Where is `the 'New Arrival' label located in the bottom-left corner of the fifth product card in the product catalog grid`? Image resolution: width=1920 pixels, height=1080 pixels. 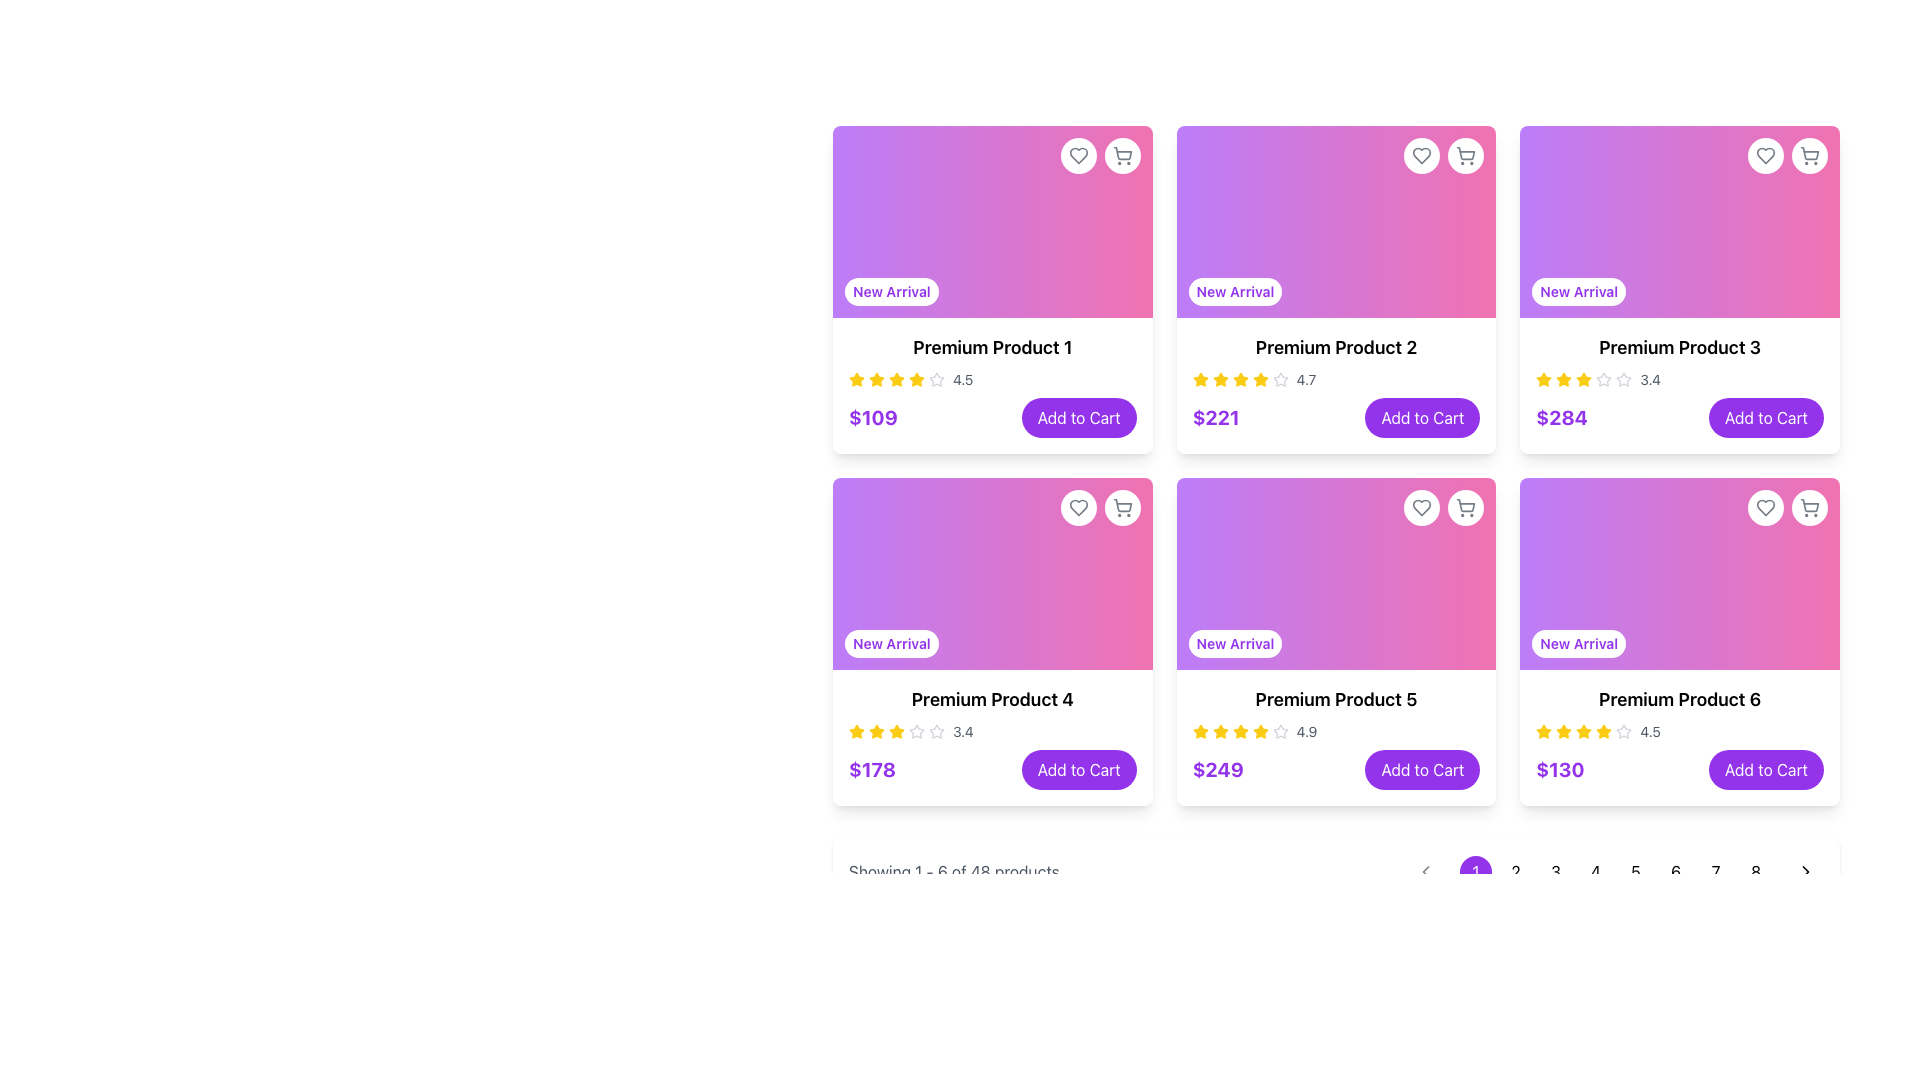 the 'New Arrival' label located in the bottom-left corner of the fifth product card in the product catalog grid is located at coordinates (1234, 644).